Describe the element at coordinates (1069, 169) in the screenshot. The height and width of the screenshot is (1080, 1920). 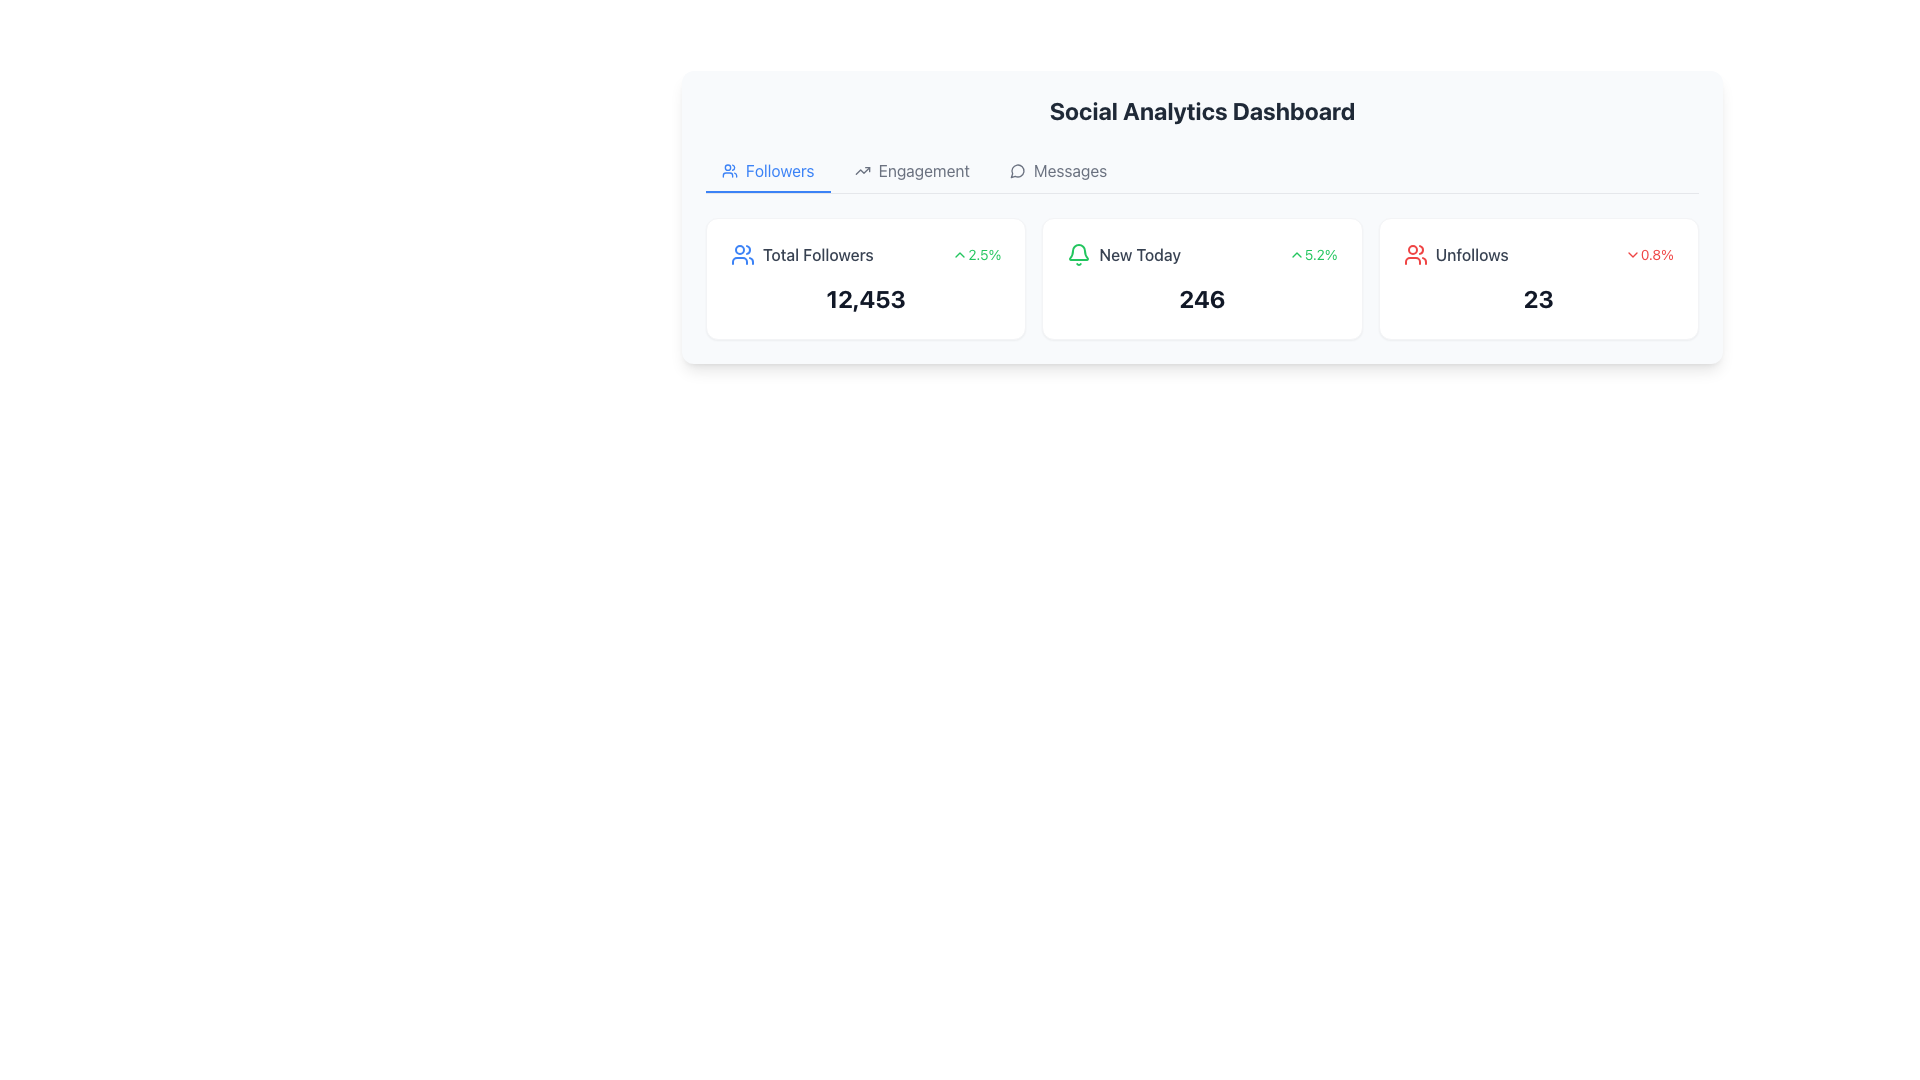
I see `the 'Messages' text label displayed in gray font style, located to the right of the speech bubble icon in the horizontal navigation bar below the 'Social Analytics Dashboard' title` at that location.